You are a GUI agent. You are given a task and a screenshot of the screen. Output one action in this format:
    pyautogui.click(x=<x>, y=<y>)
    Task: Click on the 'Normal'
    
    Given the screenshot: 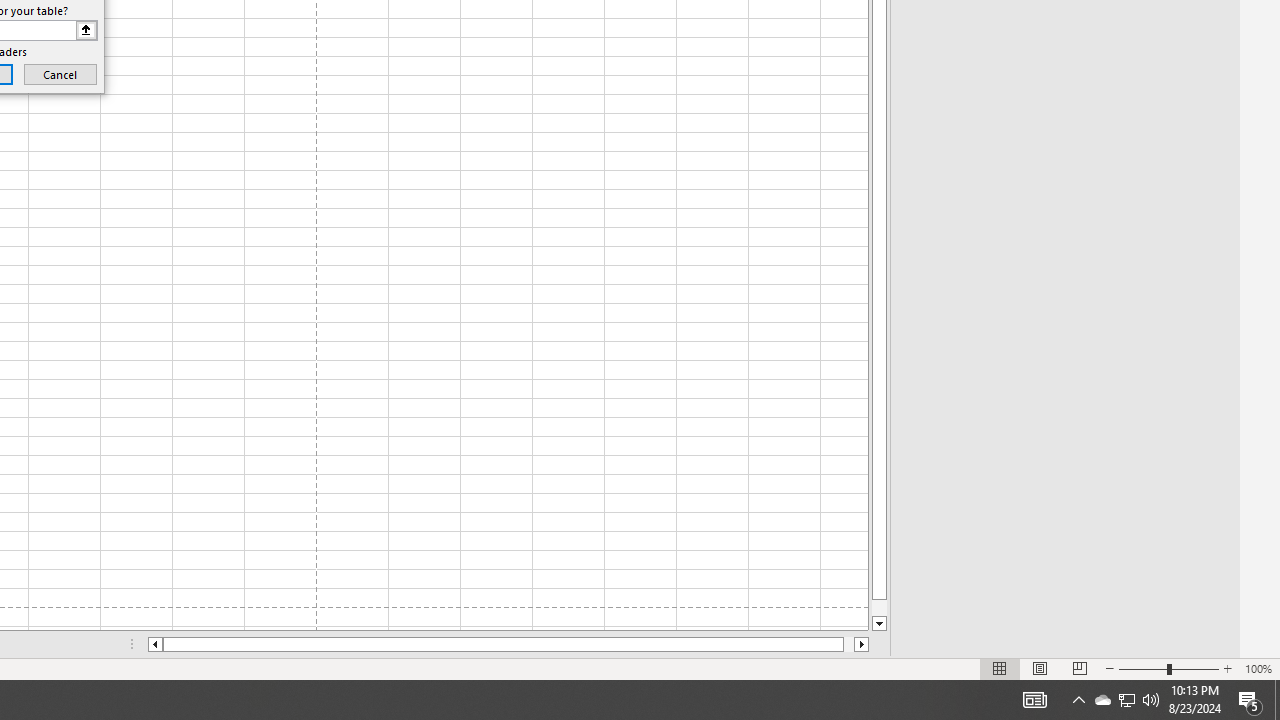 What is the action you would take?
    pyautogui.click(x=1000, y=669)
    